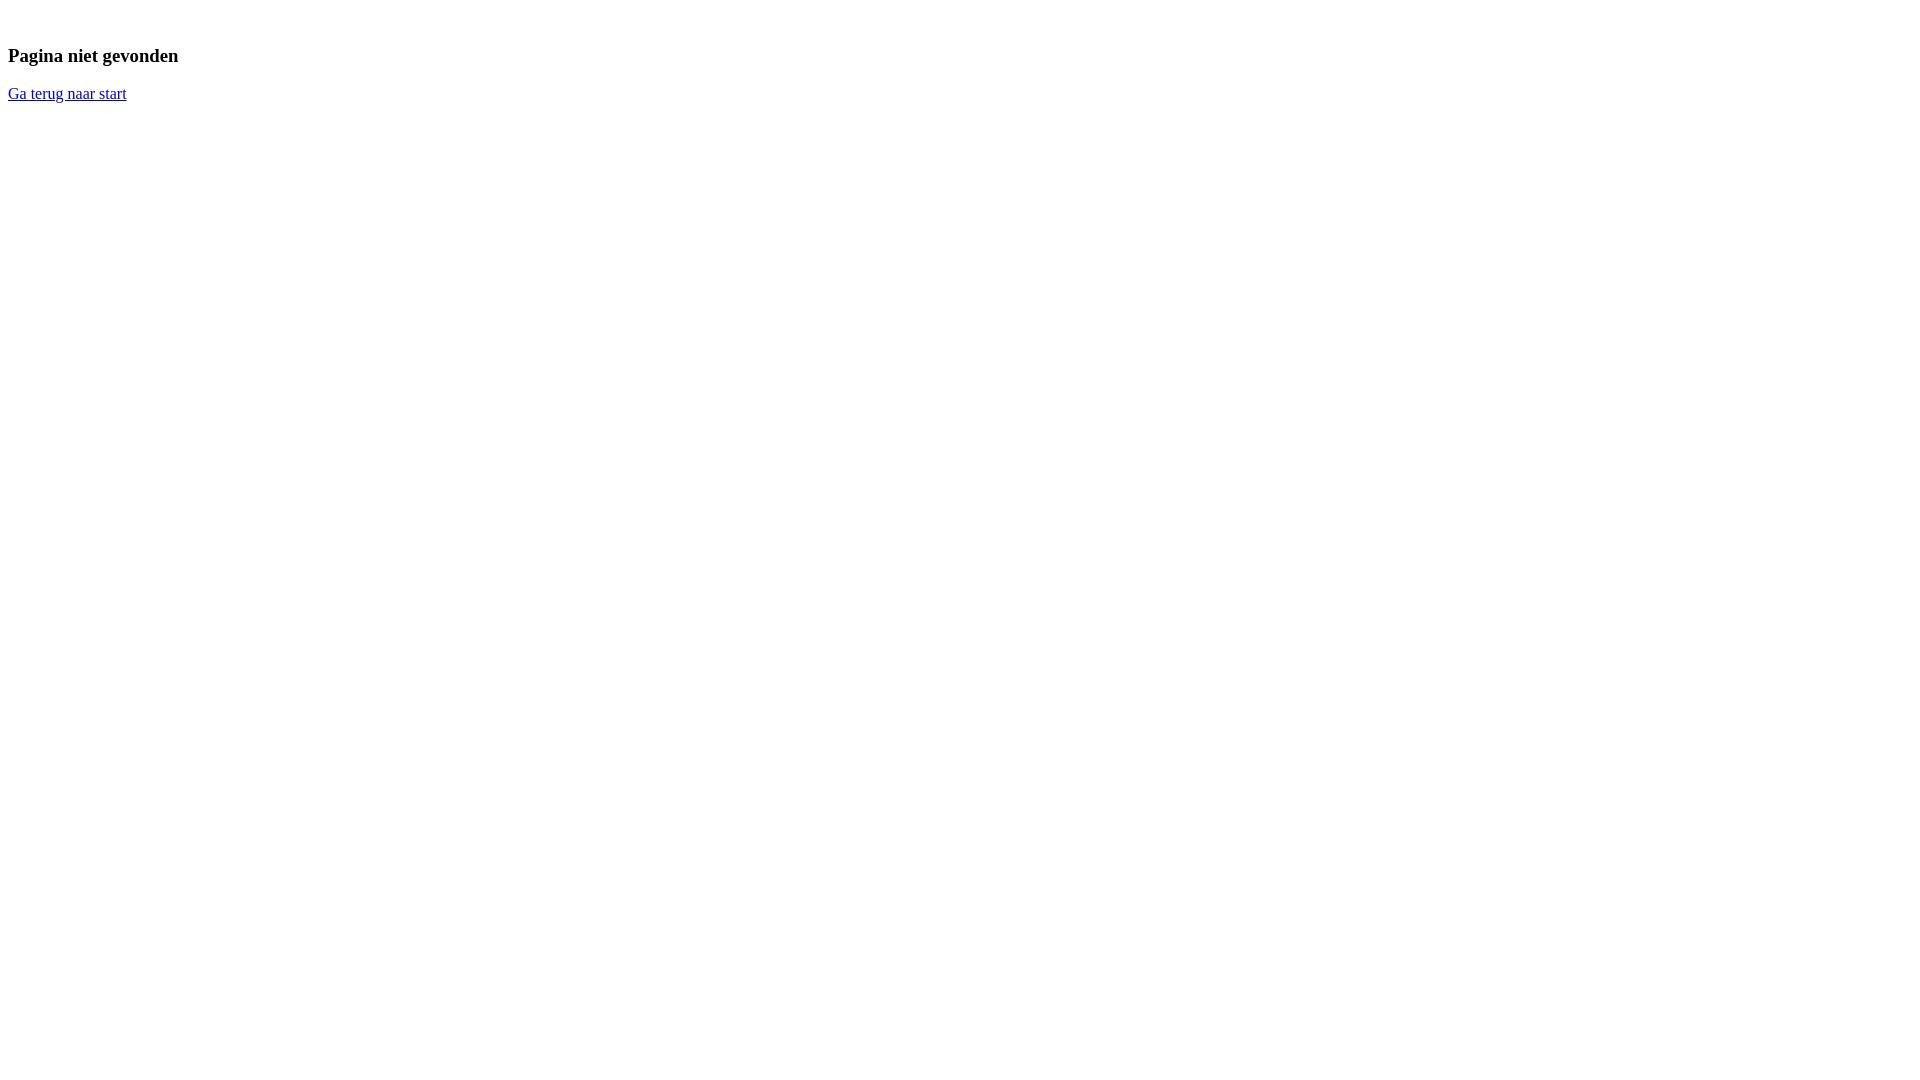 The width and height of the screenshot is (1920, 1080). What do you see at coordinates (8, 93) in the screenshot?
I see `'Ga terug naar start'` at bounding box center [8, 93].